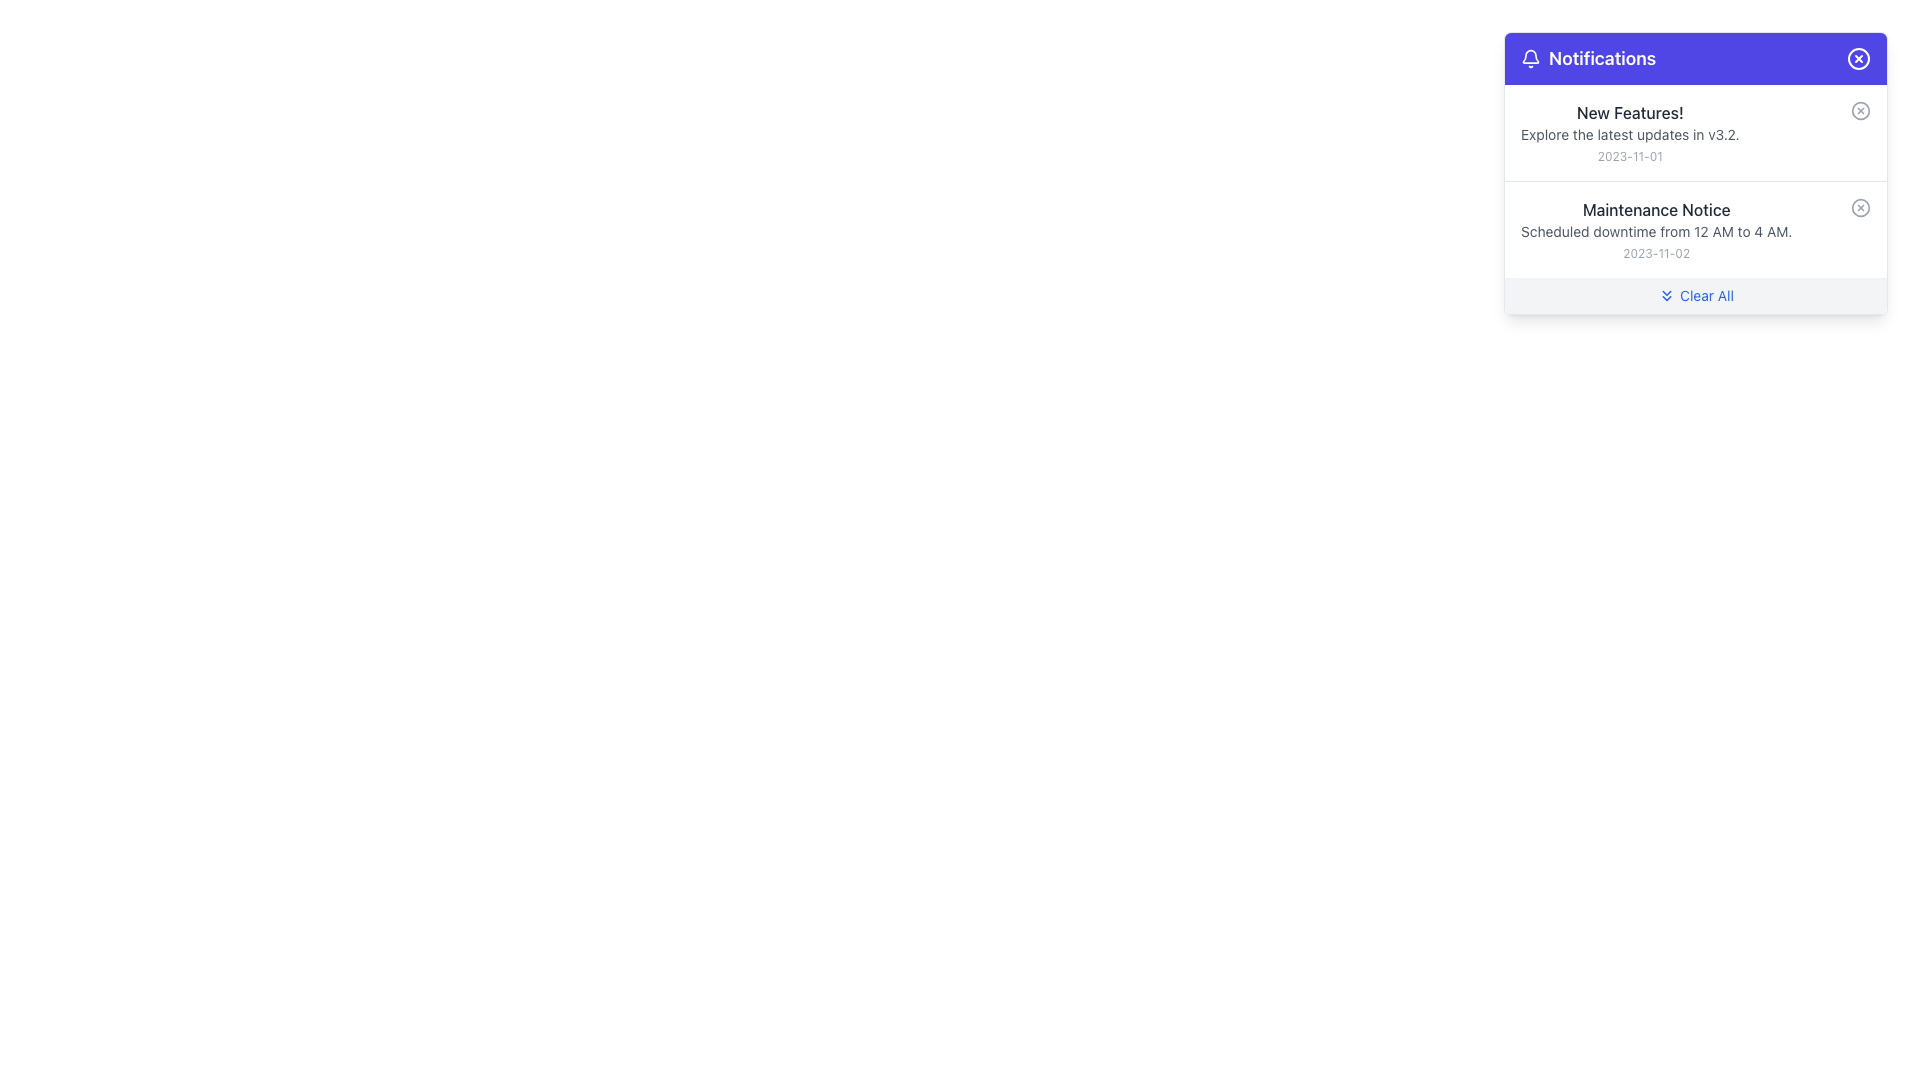 The height and width of the screenshot is (1080, 1920). What do you see at coordinates (1694, 228) in the screenshot?
I see `the second notification item under the 'Notifications' header, which is positioned below the 'New Features!' notification` at bounding box center [1694, 228].